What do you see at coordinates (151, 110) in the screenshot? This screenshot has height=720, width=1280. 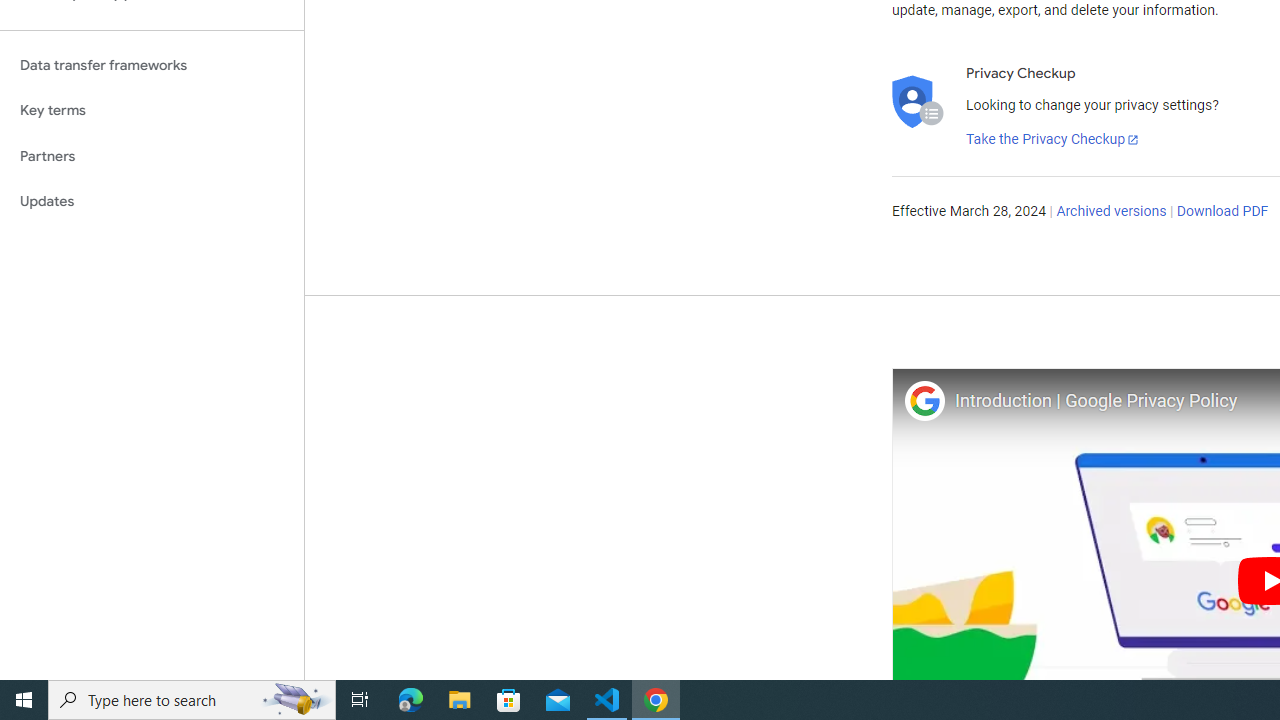 I see `'Key terms'` at bounding box center [151, 110].